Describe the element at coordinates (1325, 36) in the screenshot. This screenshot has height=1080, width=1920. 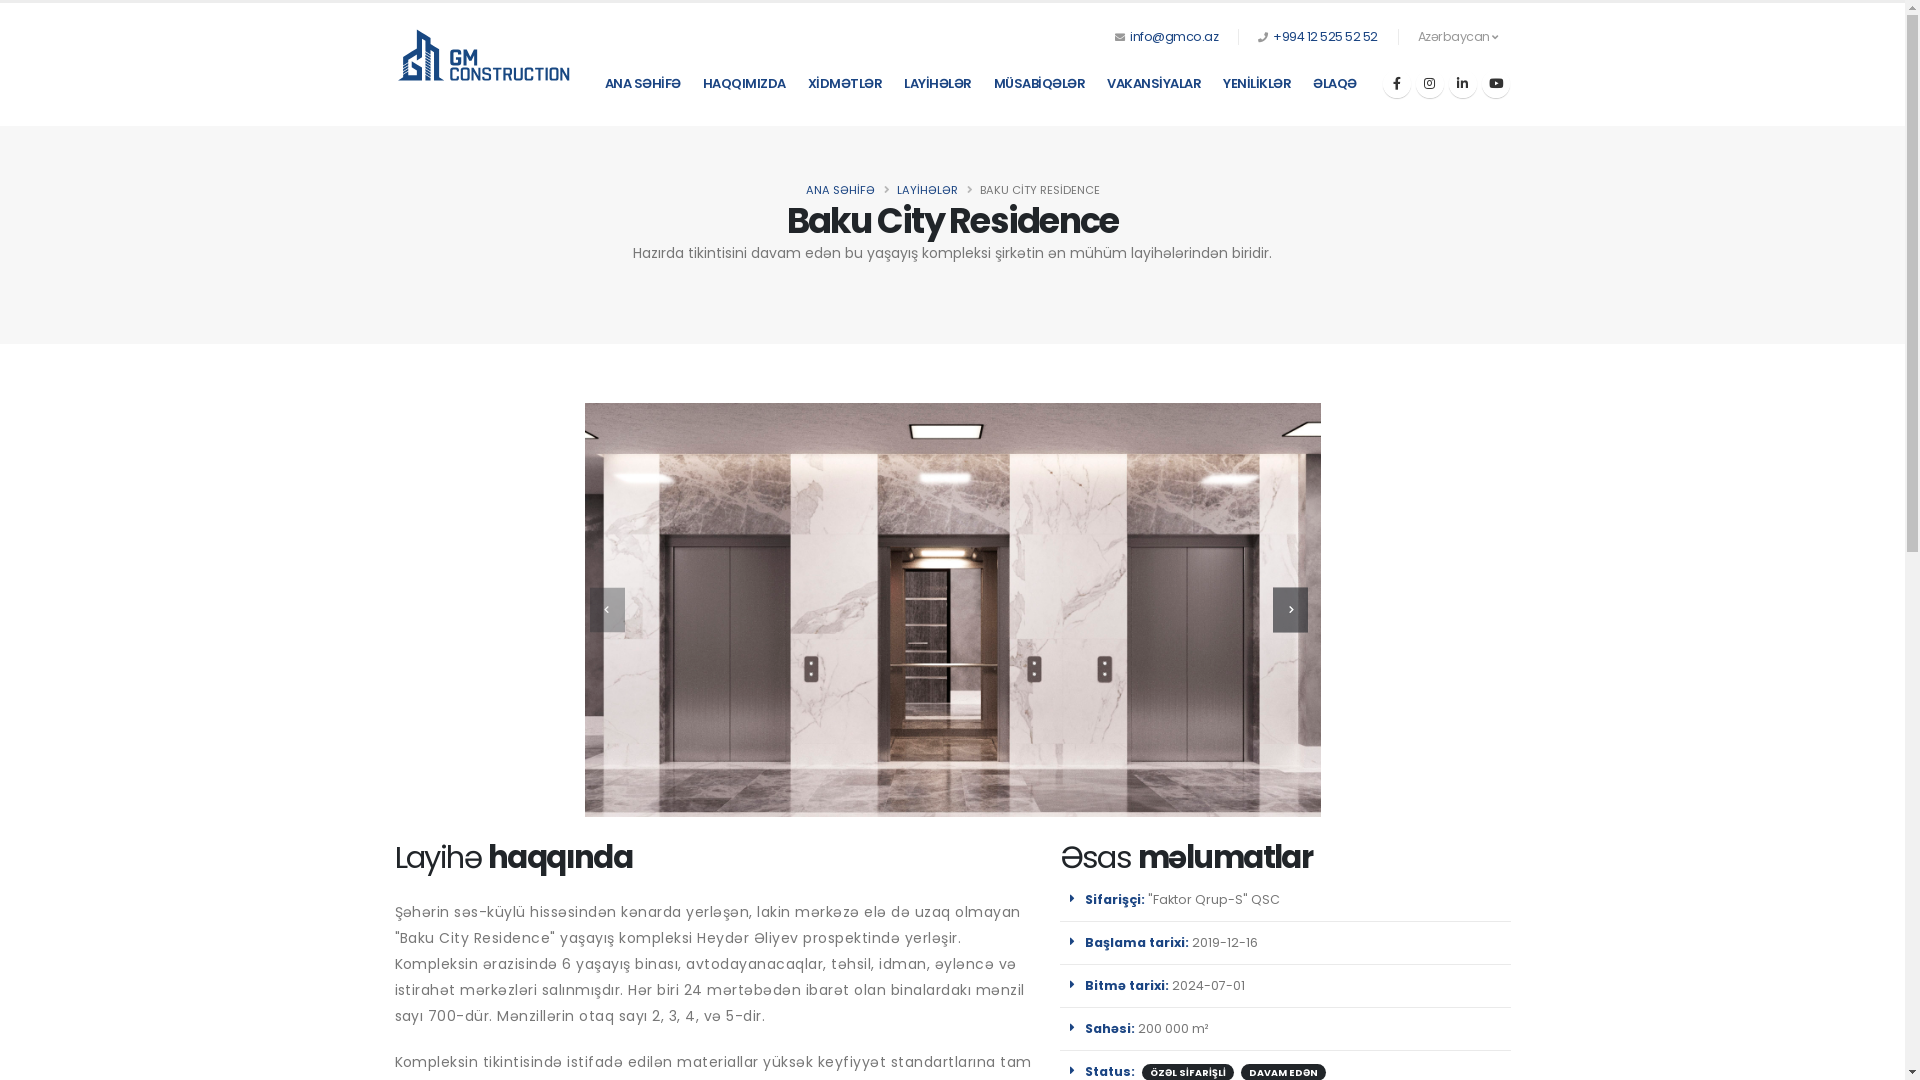
I see `'+994 12 525 52 52'` at that location.